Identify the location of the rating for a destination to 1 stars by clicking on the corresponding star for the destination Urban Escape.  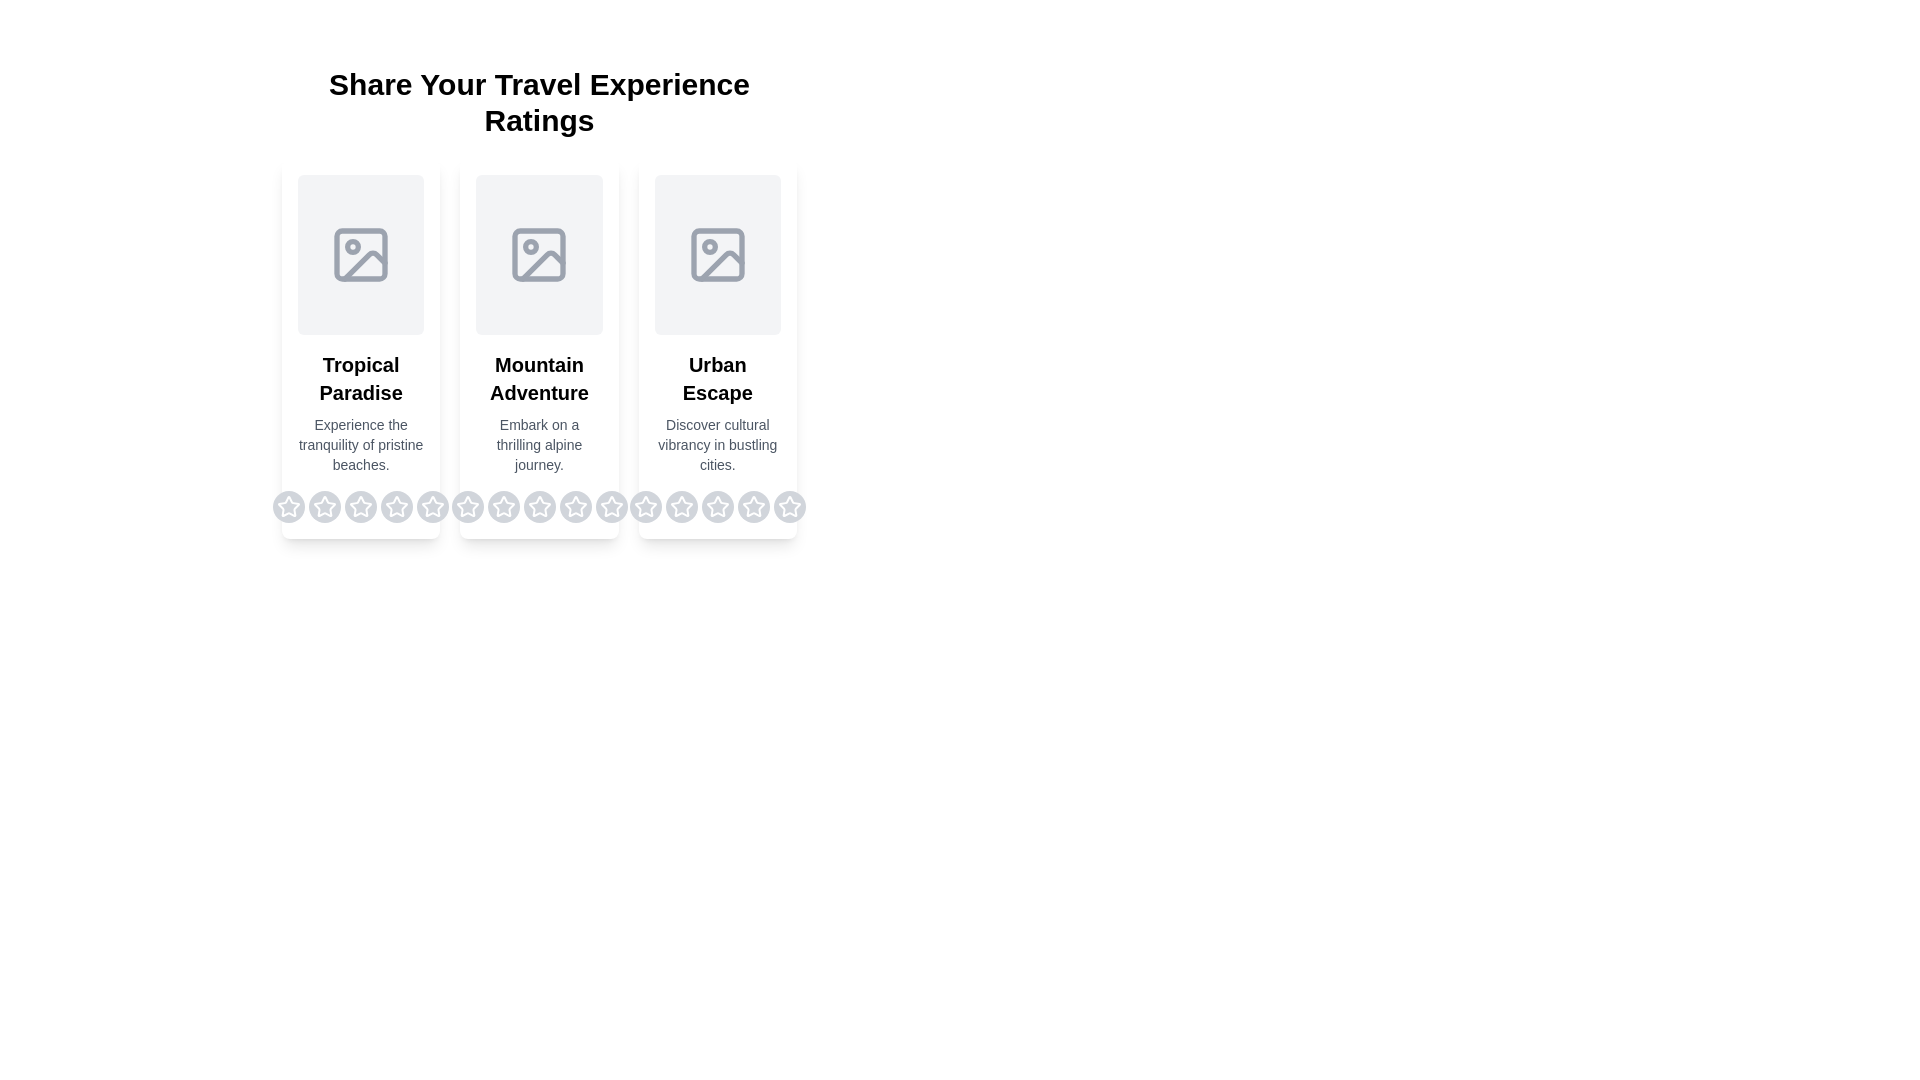
(645, 505).